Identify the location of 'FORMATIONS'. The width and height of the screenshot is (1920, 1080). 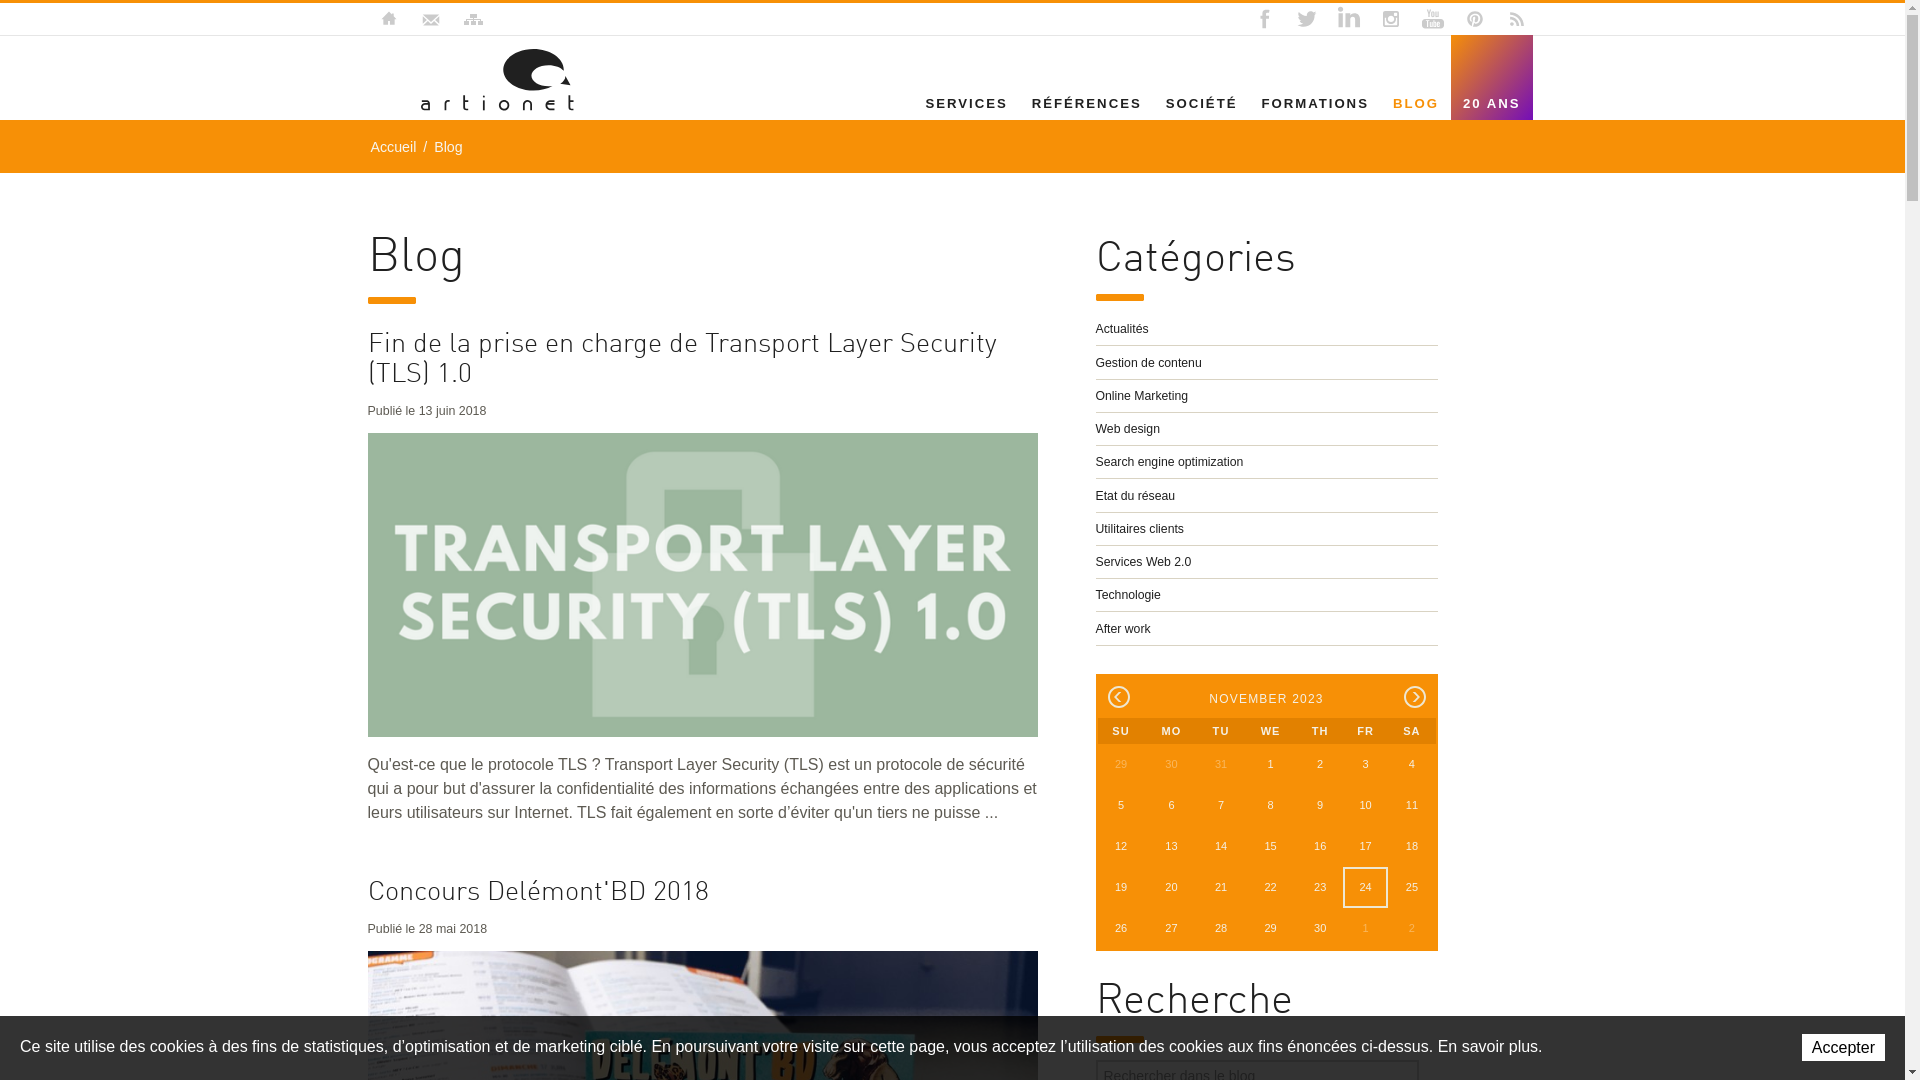
(1247, 103).